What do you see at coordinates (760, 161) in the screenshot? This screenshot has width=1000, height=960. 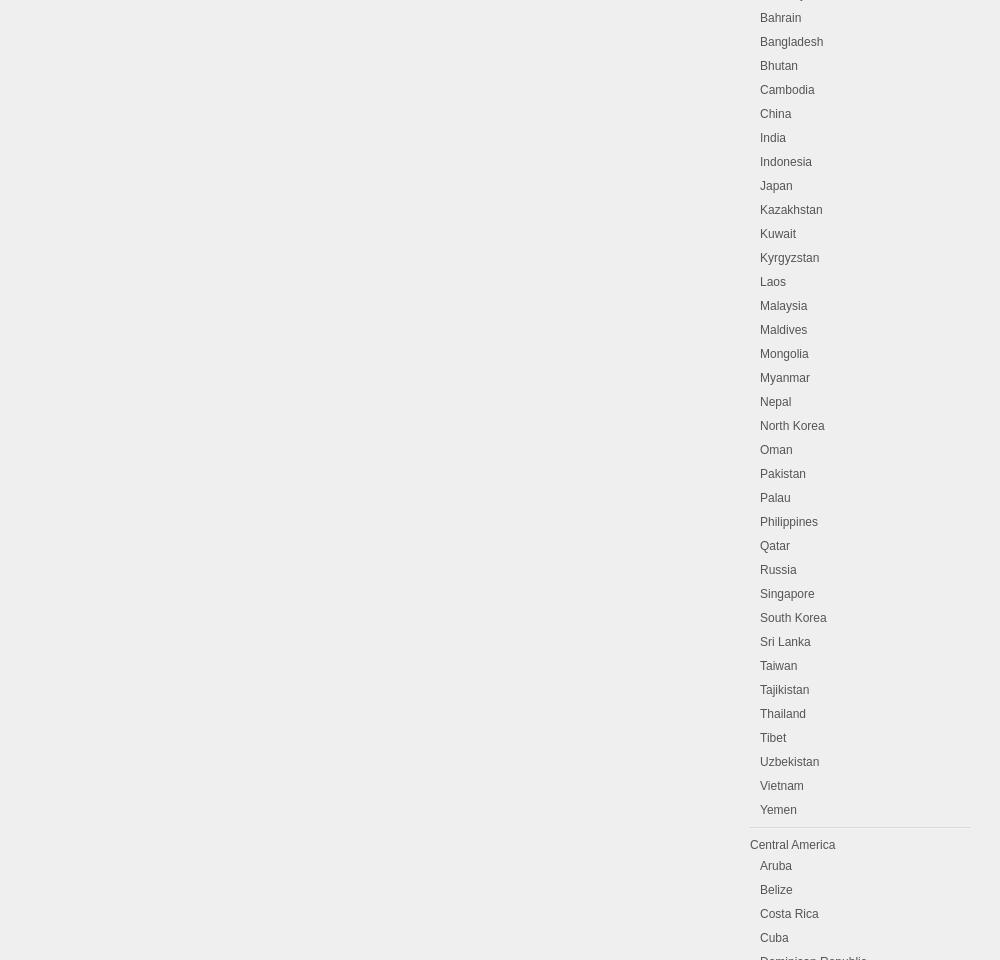 I see `'Indonesia'` at bounding box center [760, 161].